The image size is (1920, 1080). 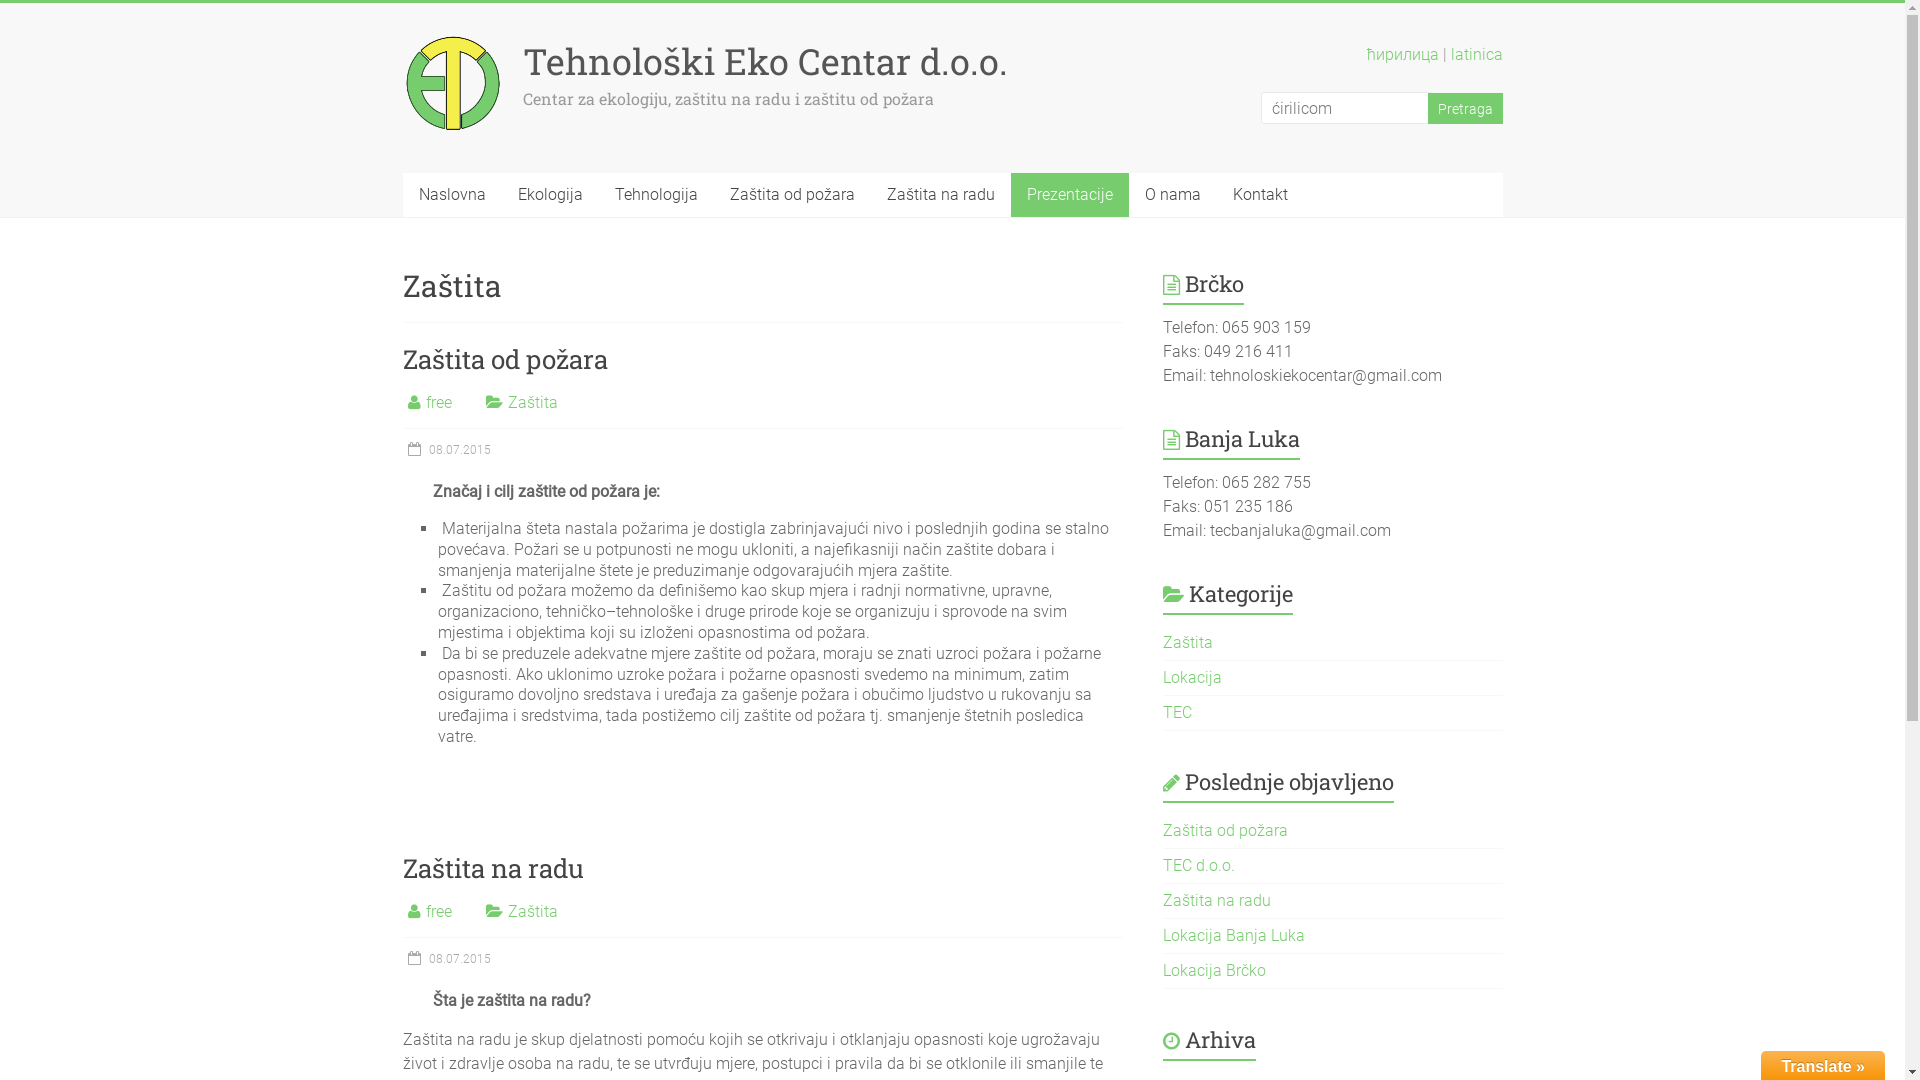 What do you see at coordinates (445, 450) in the screenshot?
I see `'08.07.2015'` at bounding box center [445, 450].